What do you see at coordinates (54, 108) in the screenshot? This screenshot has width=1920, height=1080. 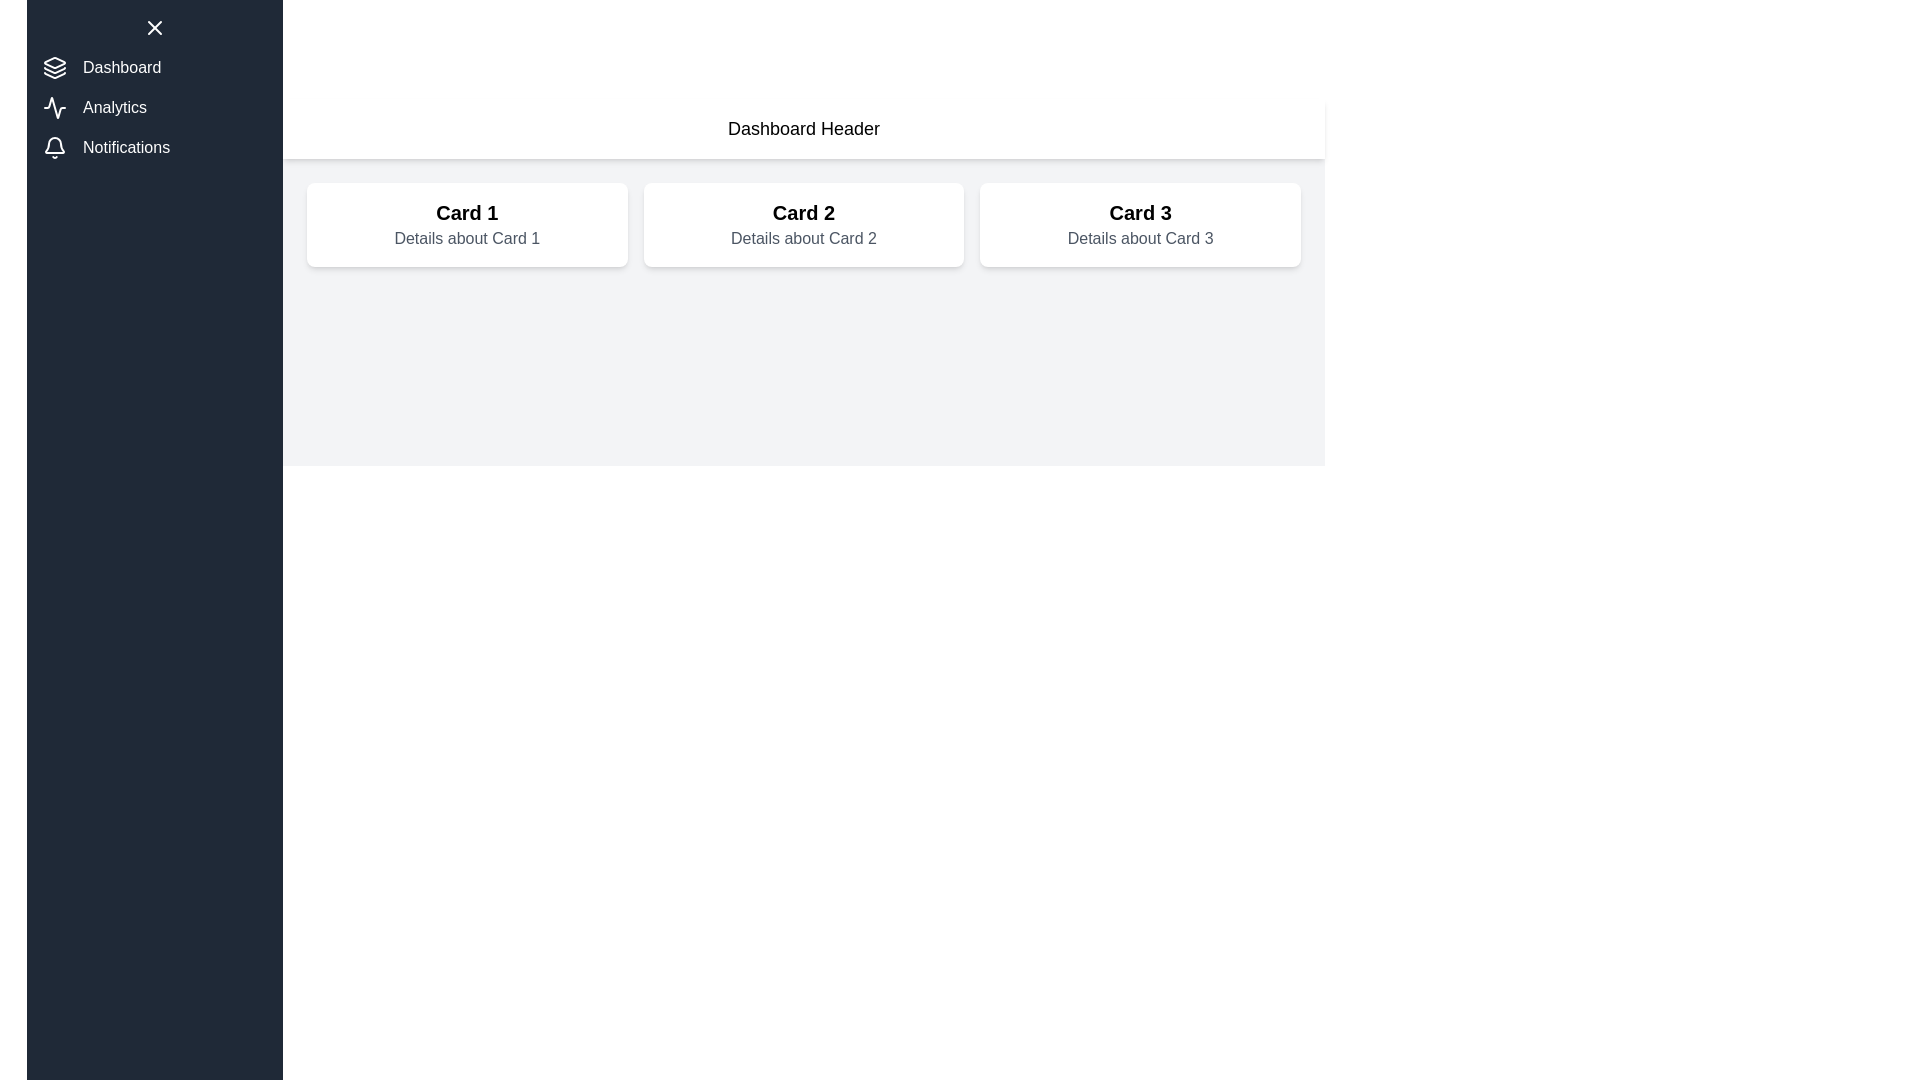 I see `the waveform icon in the vertical navigation panel` at bounding box center [54, 108].